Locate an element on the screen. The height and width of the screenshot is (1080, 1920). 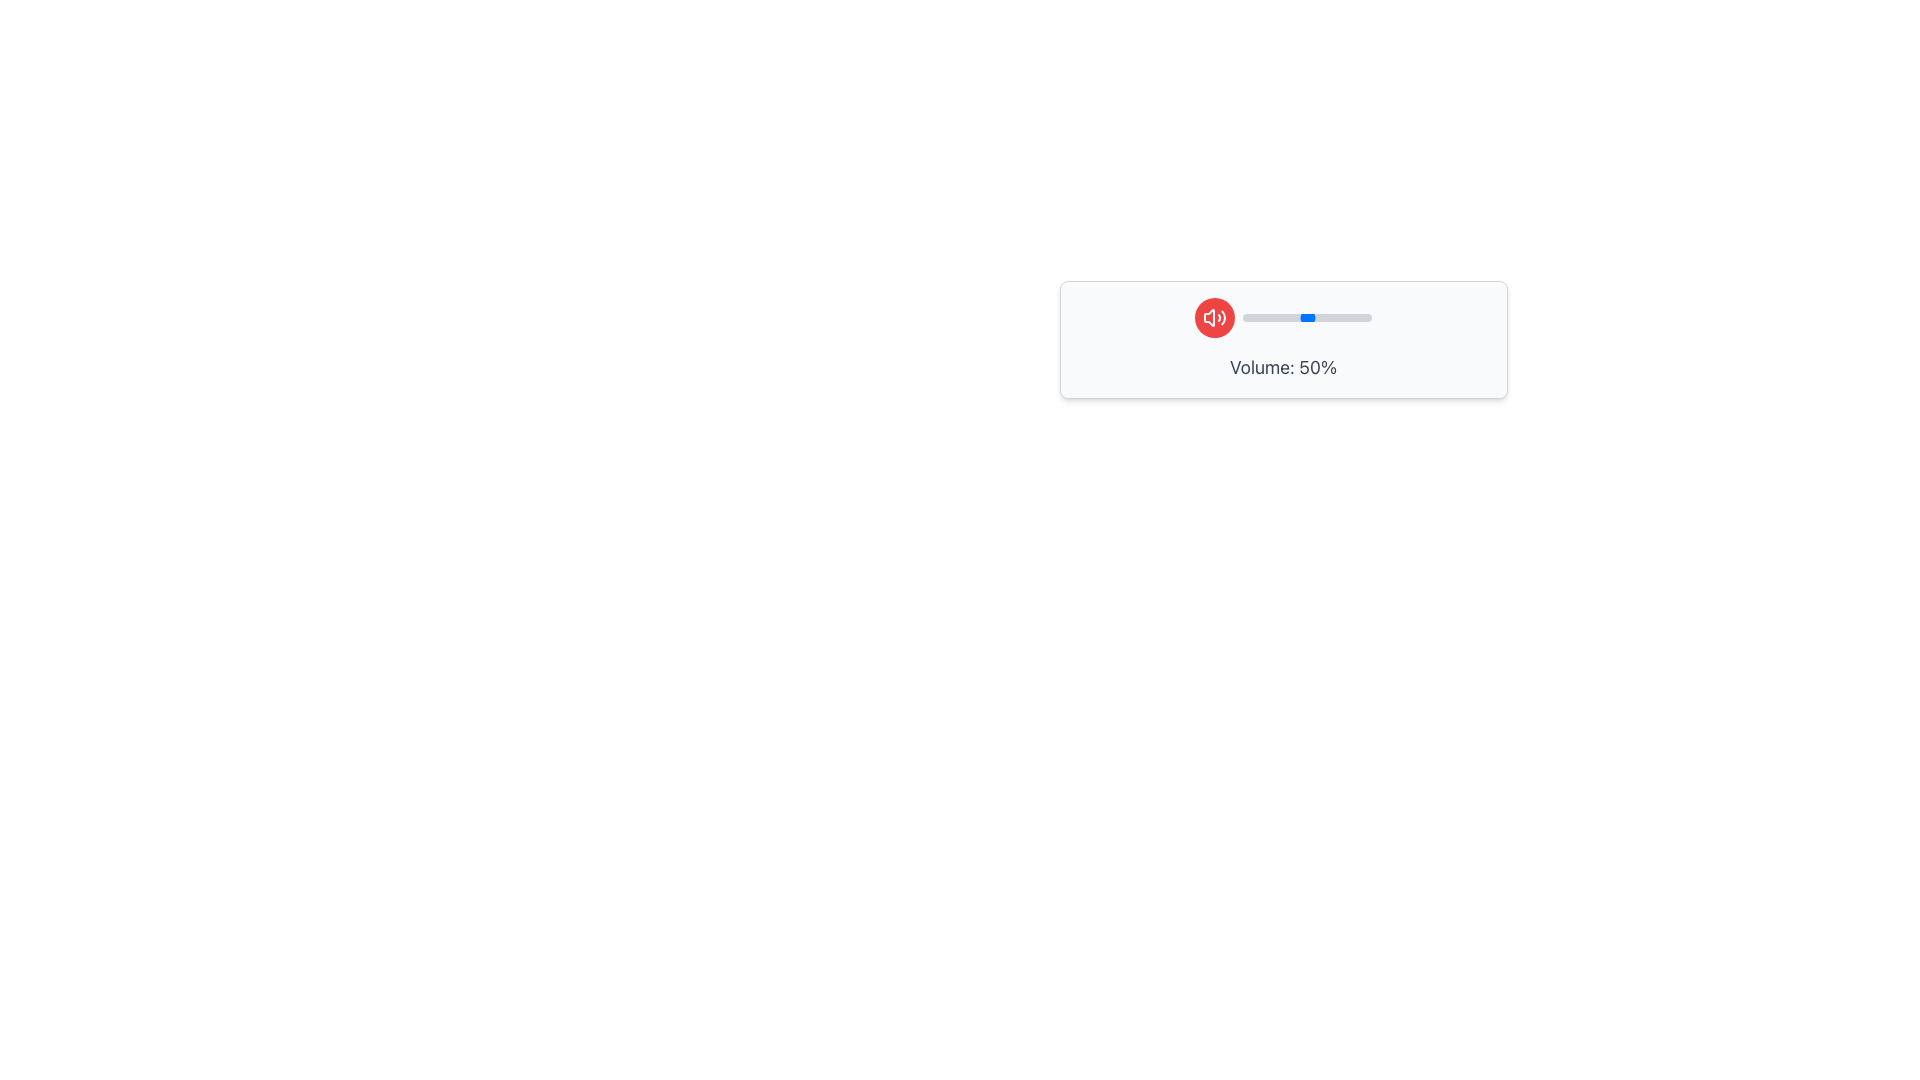
volume is located at coordinates (1252, 316).